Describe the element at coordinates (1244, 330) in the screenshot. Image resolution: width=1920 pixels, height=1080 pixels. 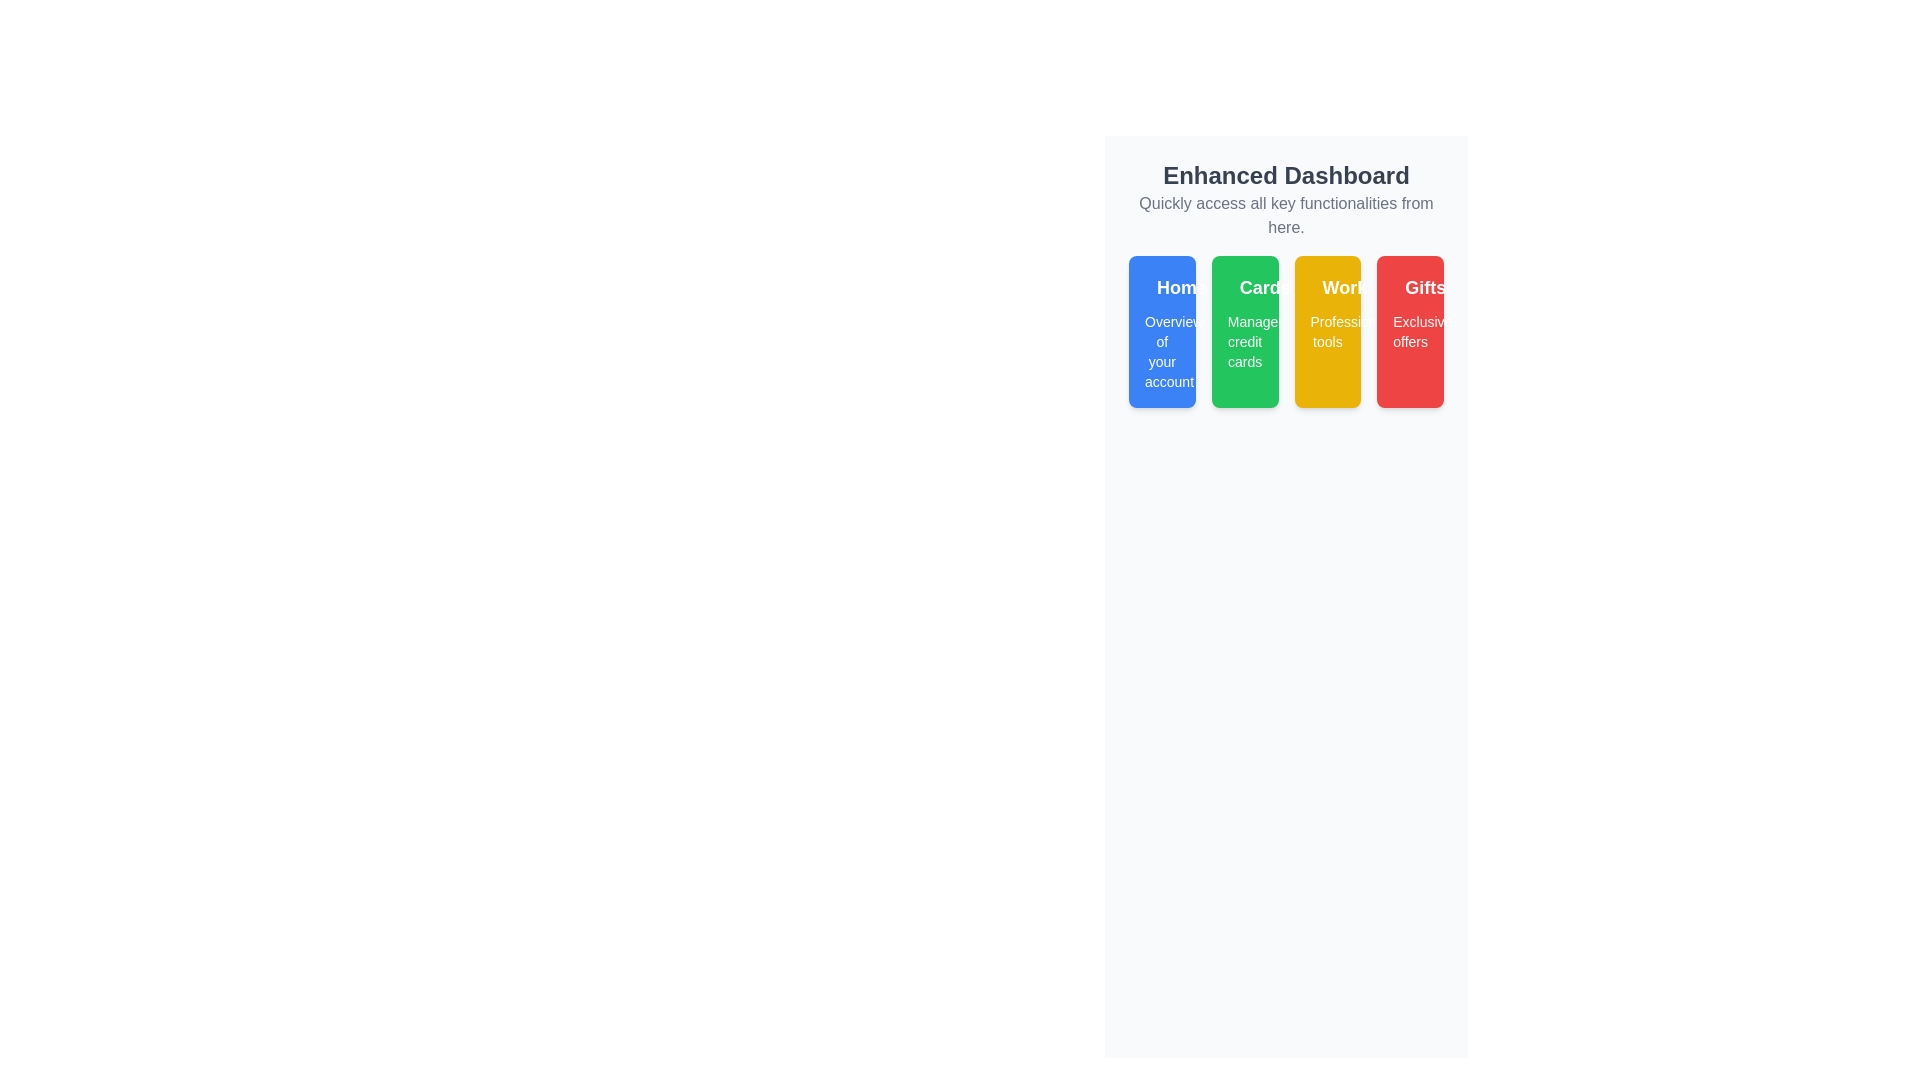
I see `the title 'Cards' within the green rectangular card that has a shadow effect and contains the descriptive text 'Manage credit cards'` at that location.